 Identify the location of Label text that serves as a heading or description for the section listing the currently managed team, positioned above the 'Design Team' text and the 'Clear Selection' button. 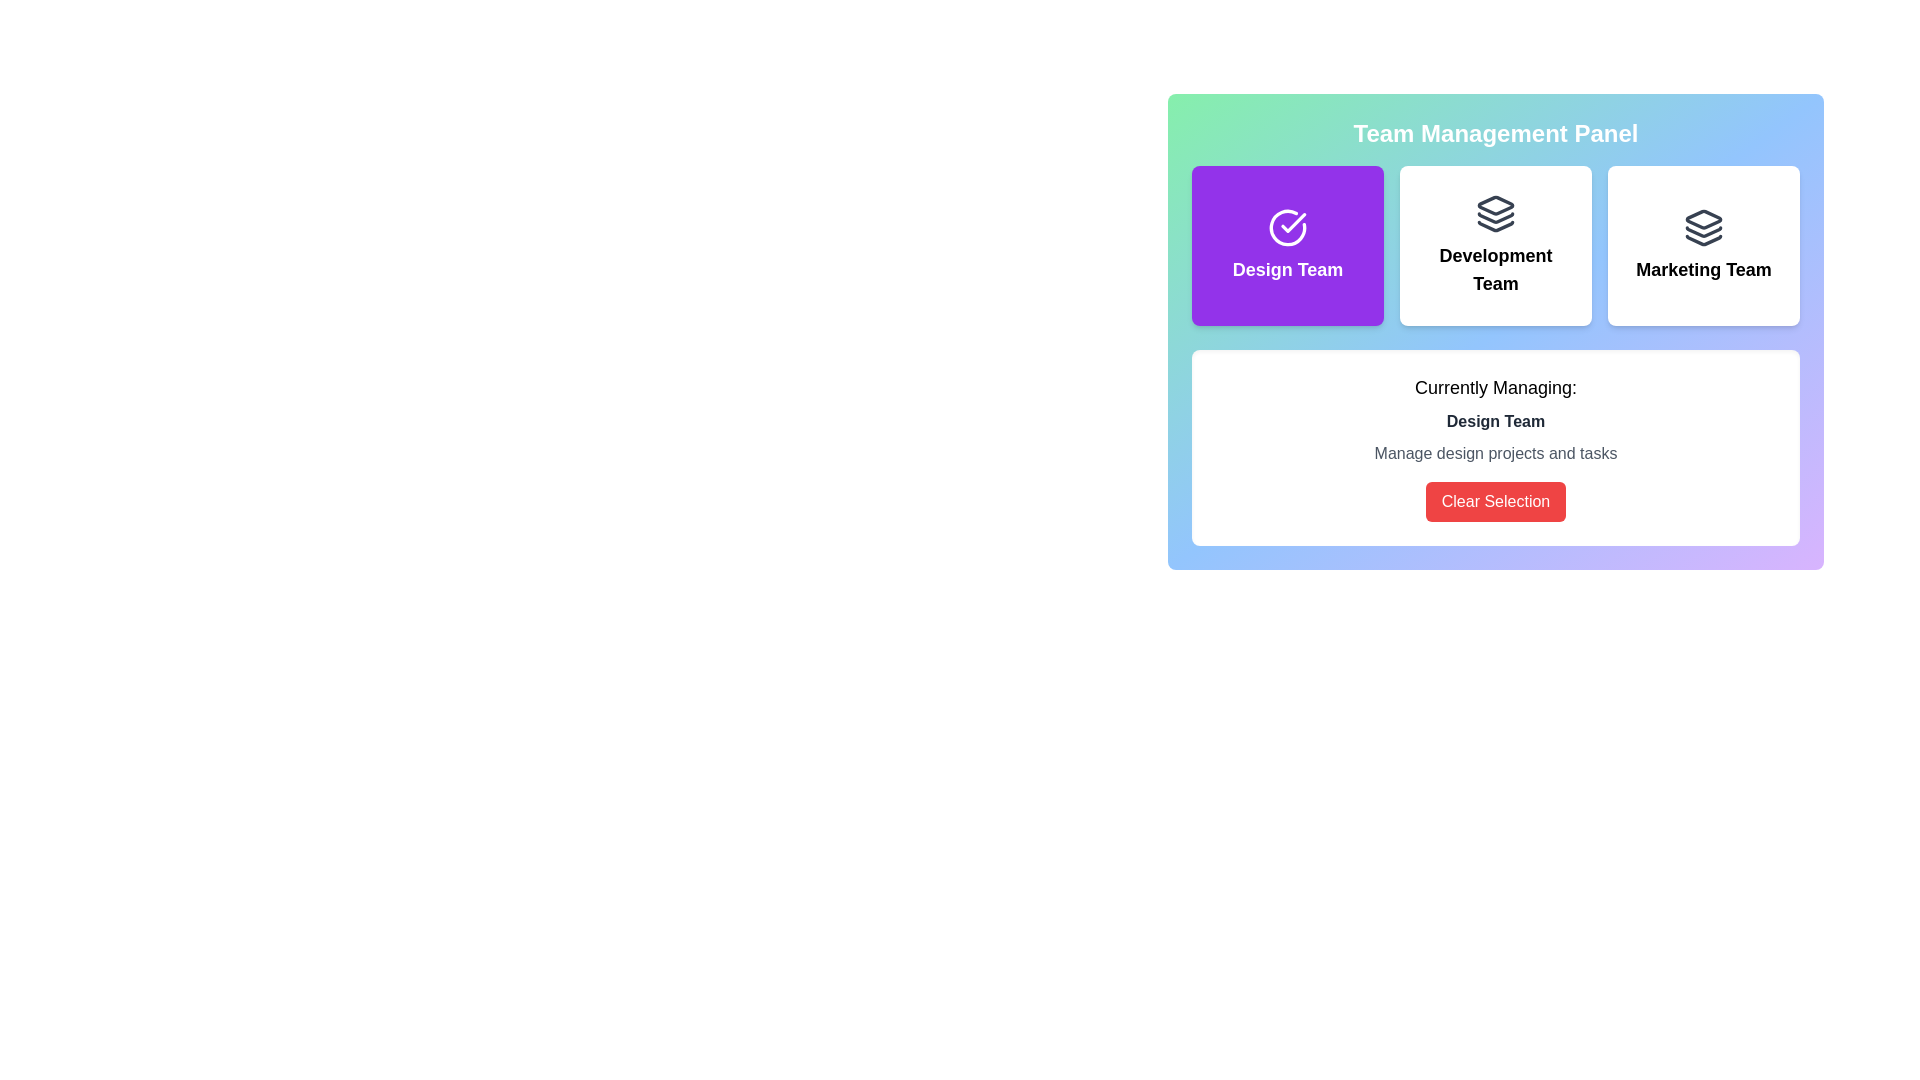
(1496, 388).